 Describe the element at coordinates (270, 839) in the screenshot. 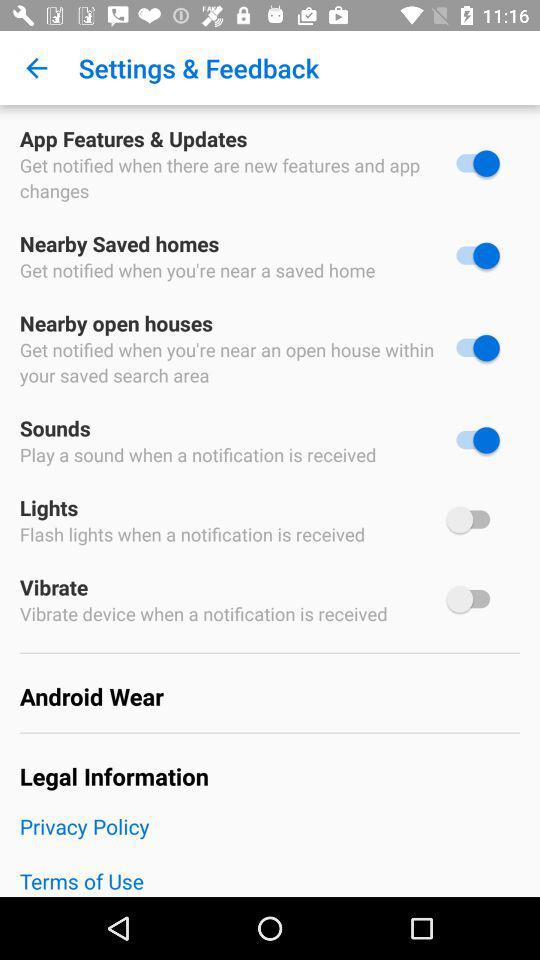

I see `the privacy policy` at that location.